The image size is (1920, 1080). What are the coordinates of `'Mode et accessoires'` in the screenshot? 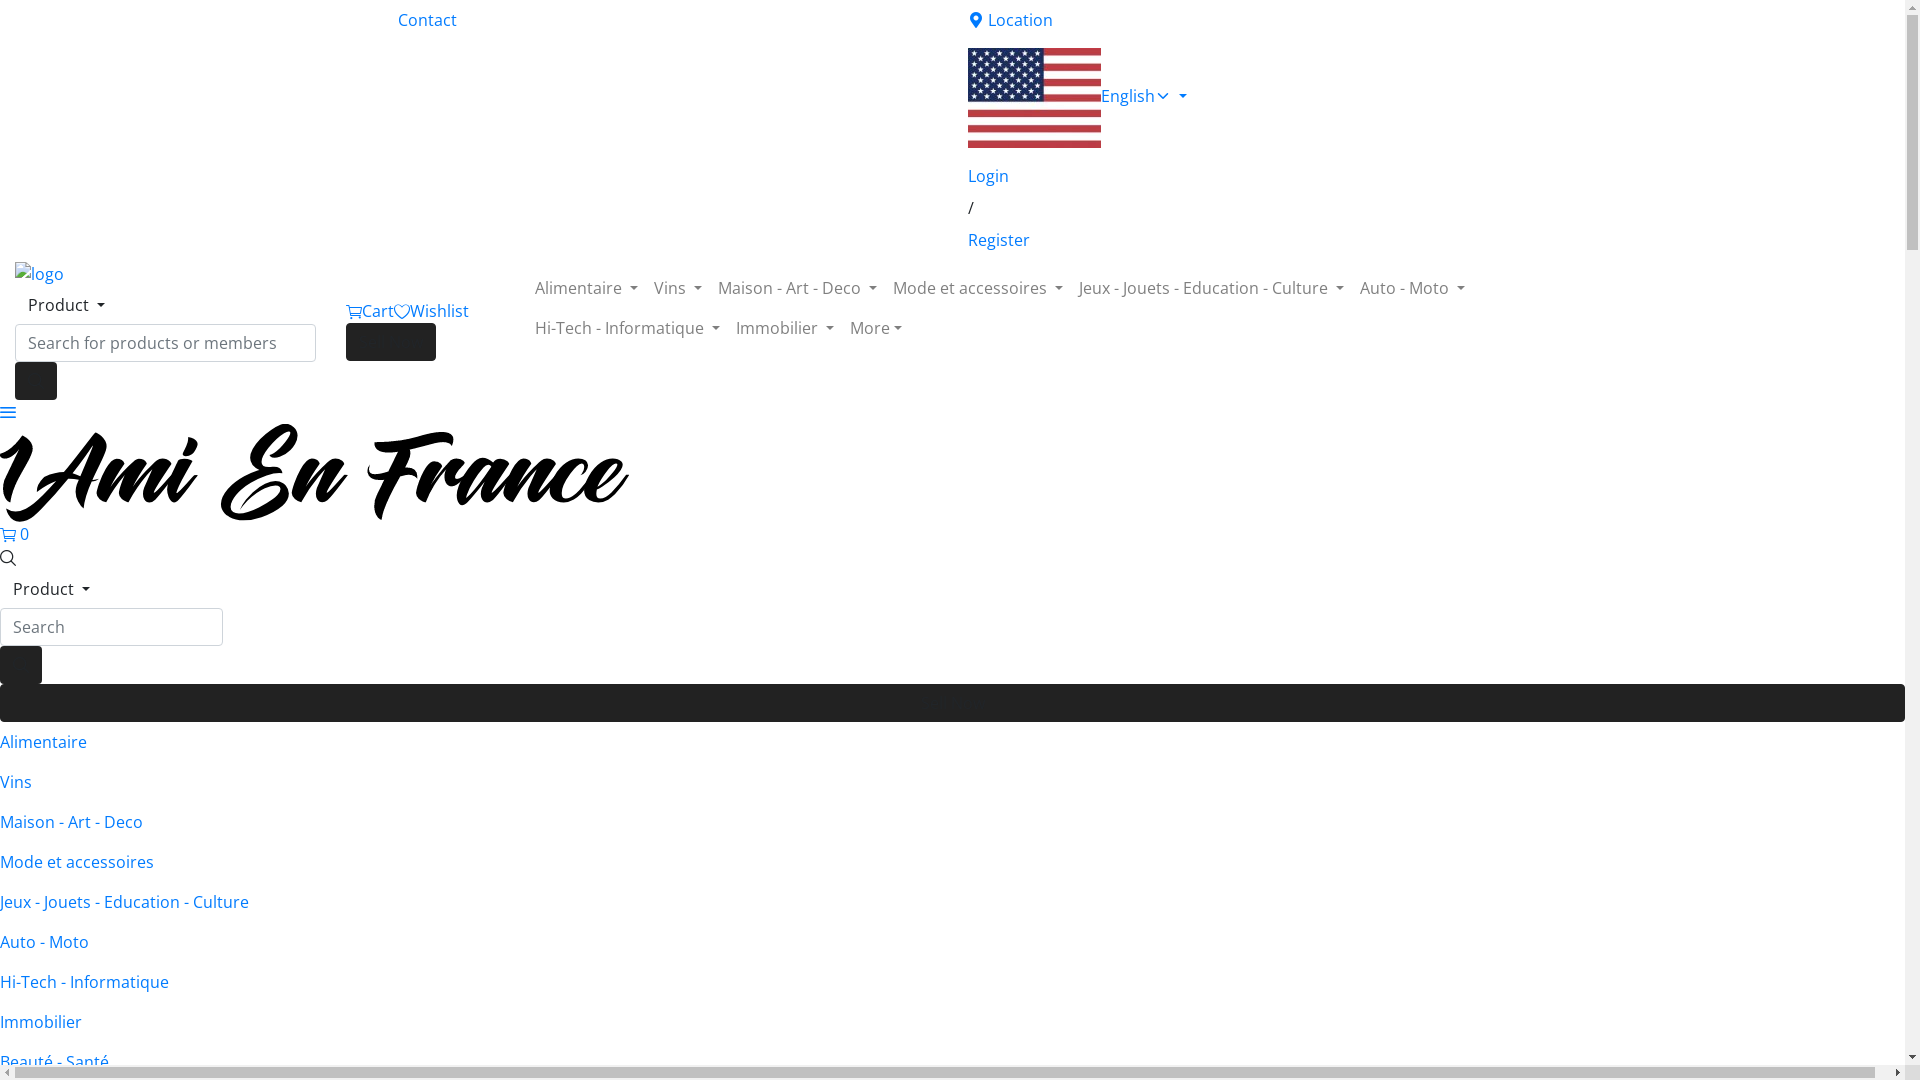 It's located at (978, 288).